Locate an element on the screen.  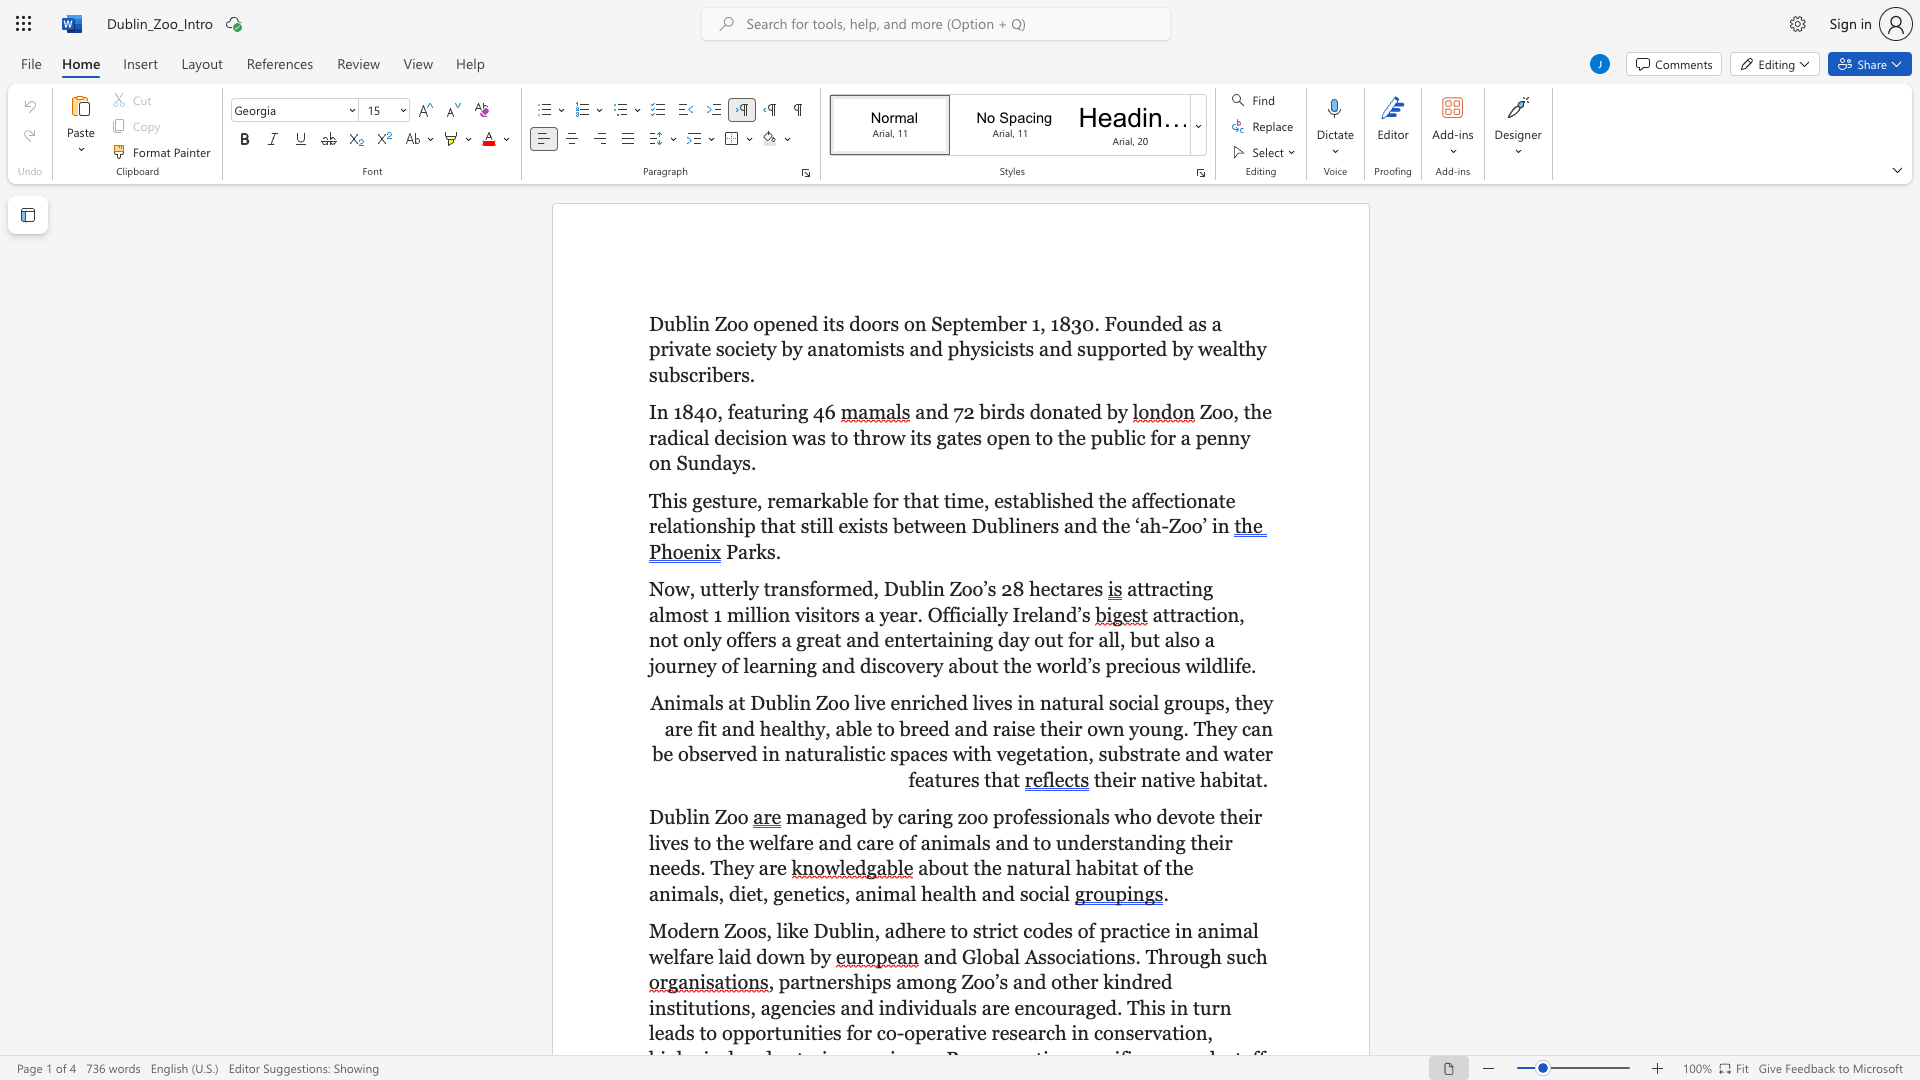
the subset text ", Dub" within the text "Now, utterly transformed, Dublin Zoo’s 28 hectares" is located at coordinates (873, 588).